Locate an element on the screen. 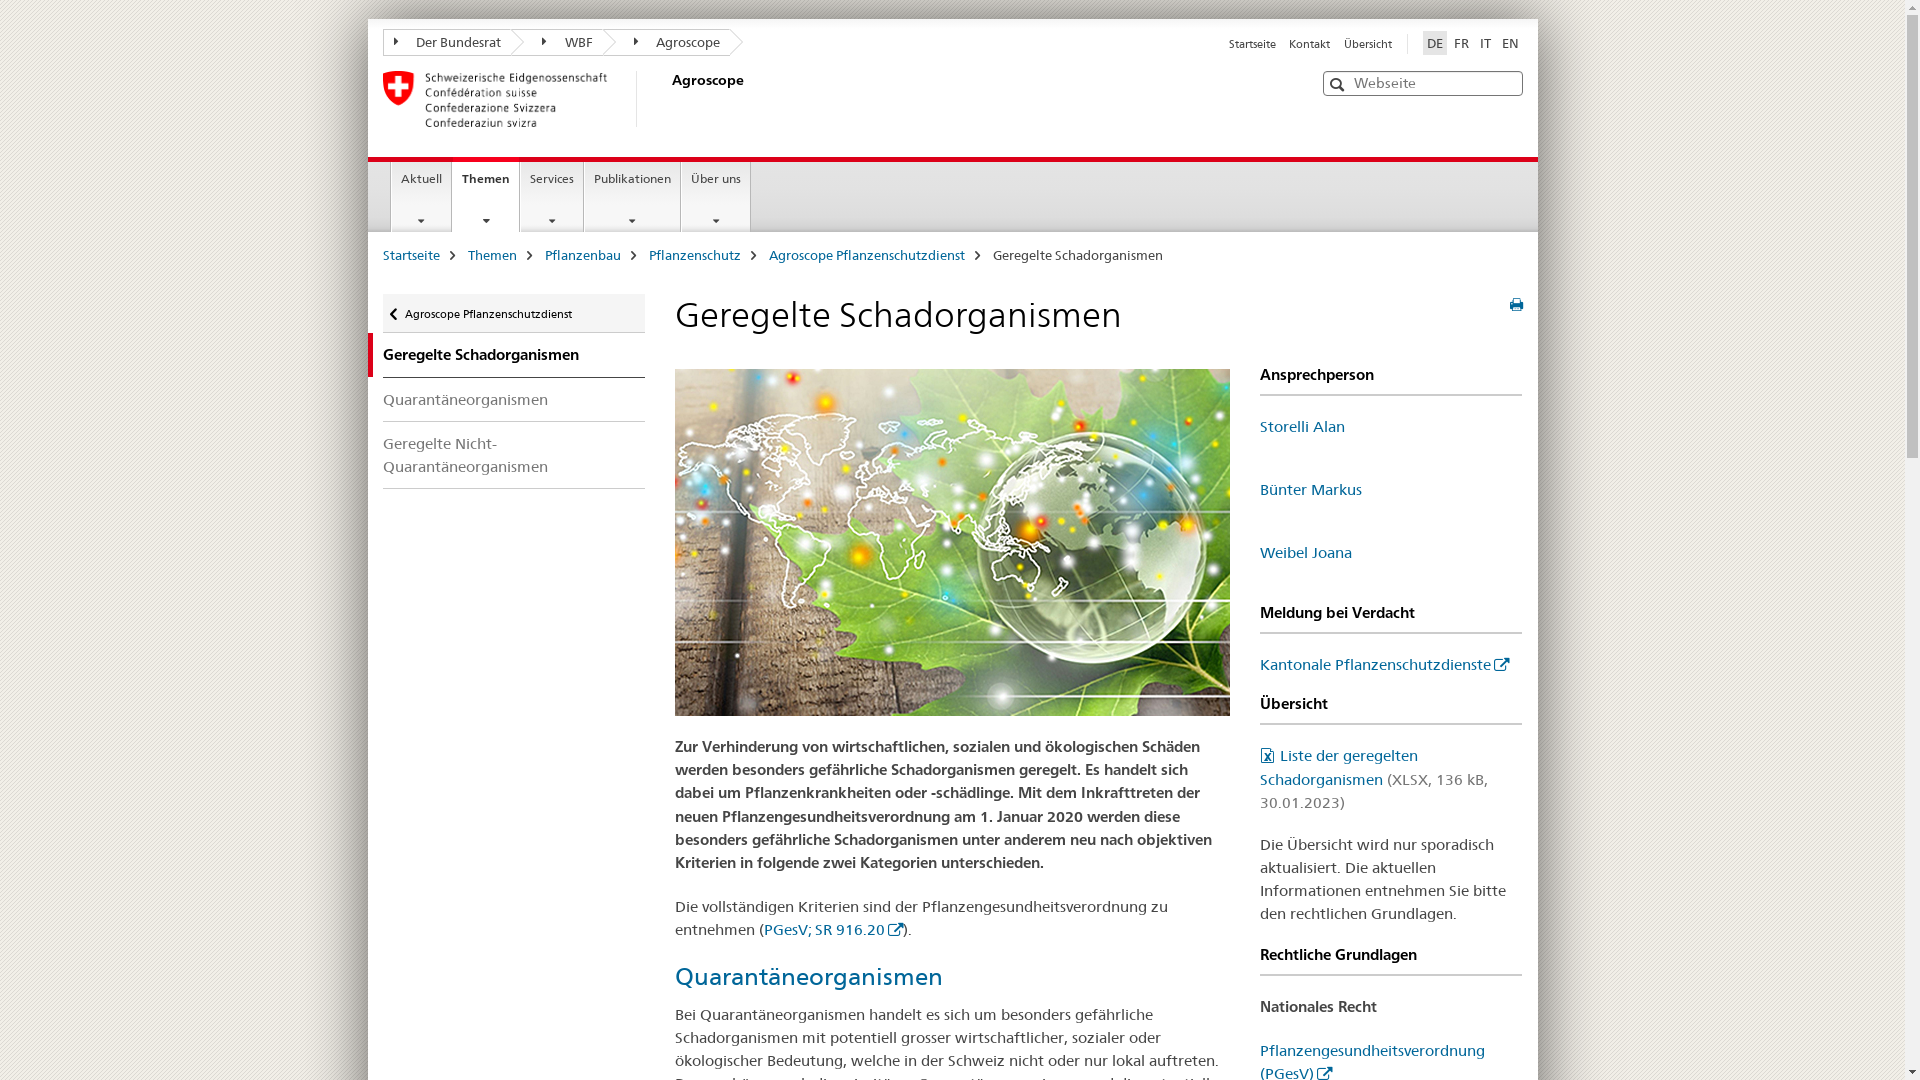 This screenshot has height=1080, width=1920. 'Pflanzenschutz' is located at coordinates (694, 253).